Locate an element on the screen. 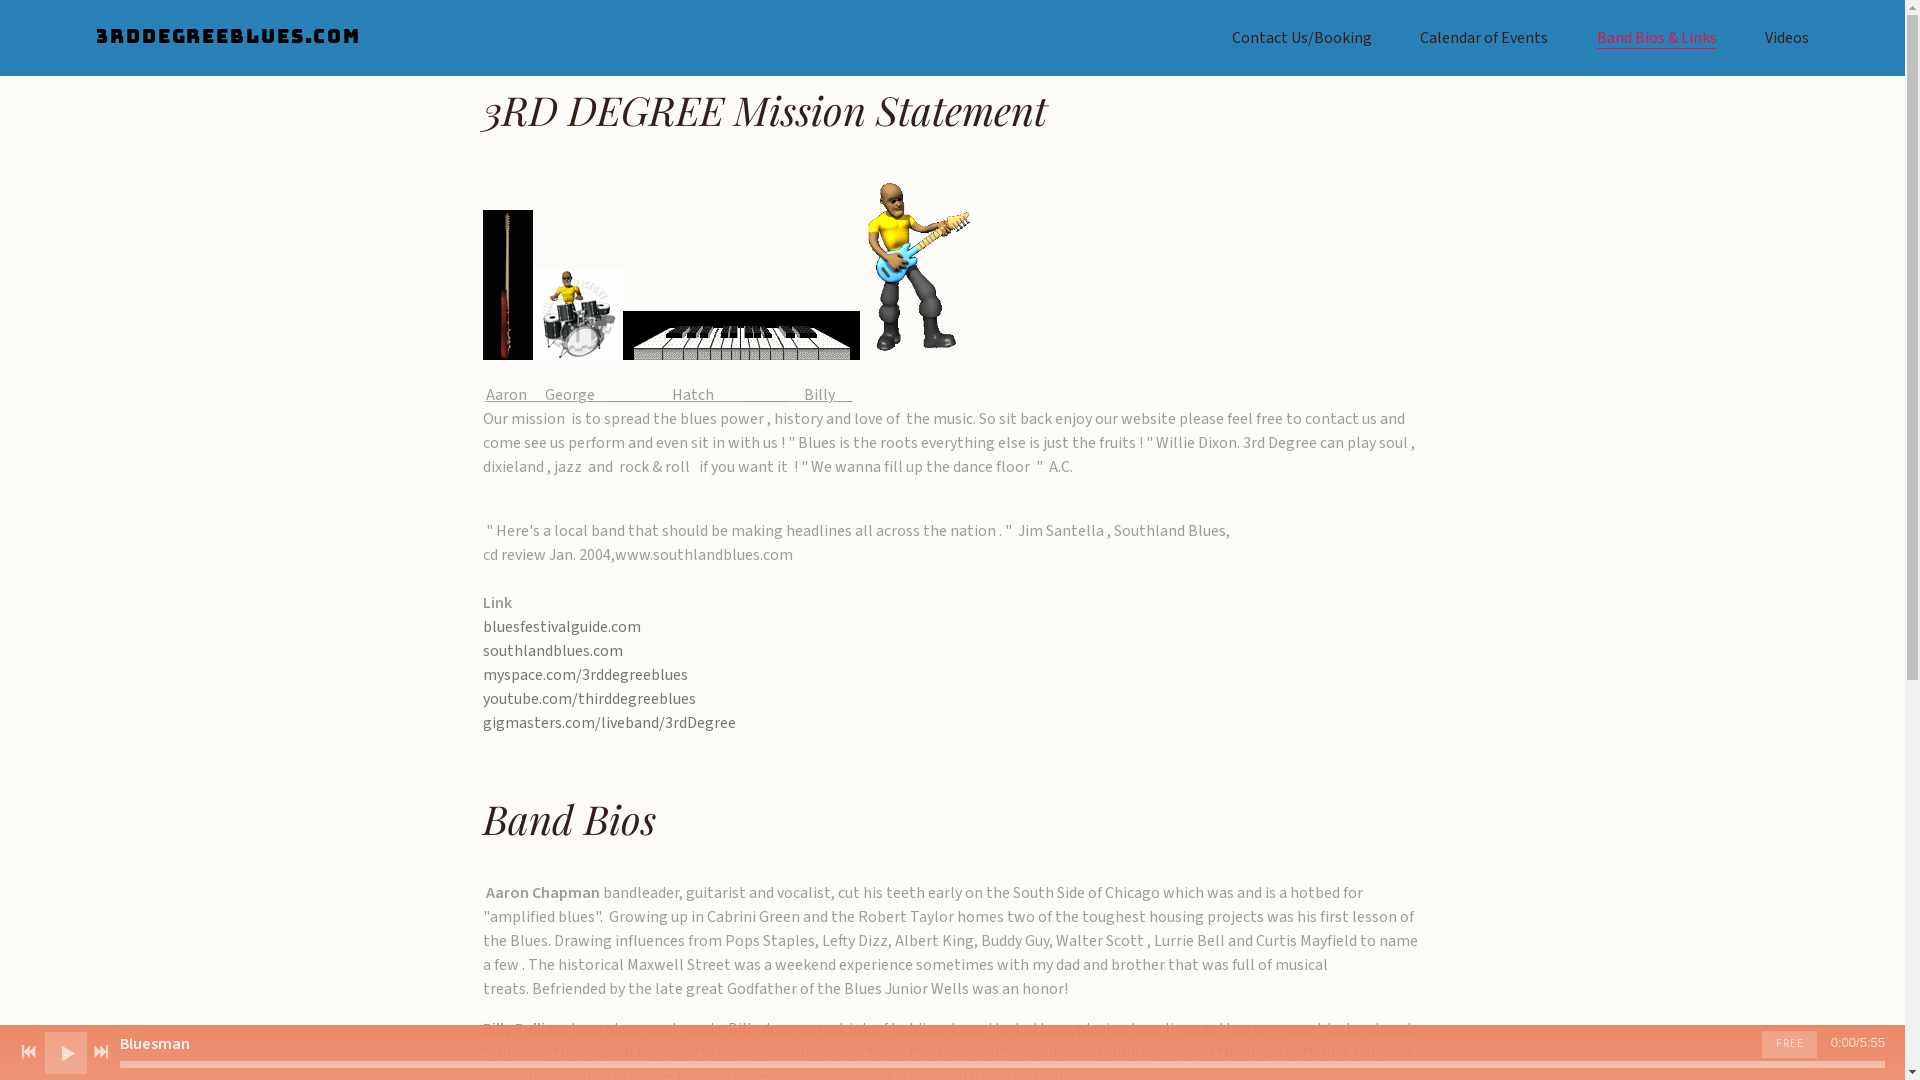  'FREE' is located at coordinates (1789, 1043).